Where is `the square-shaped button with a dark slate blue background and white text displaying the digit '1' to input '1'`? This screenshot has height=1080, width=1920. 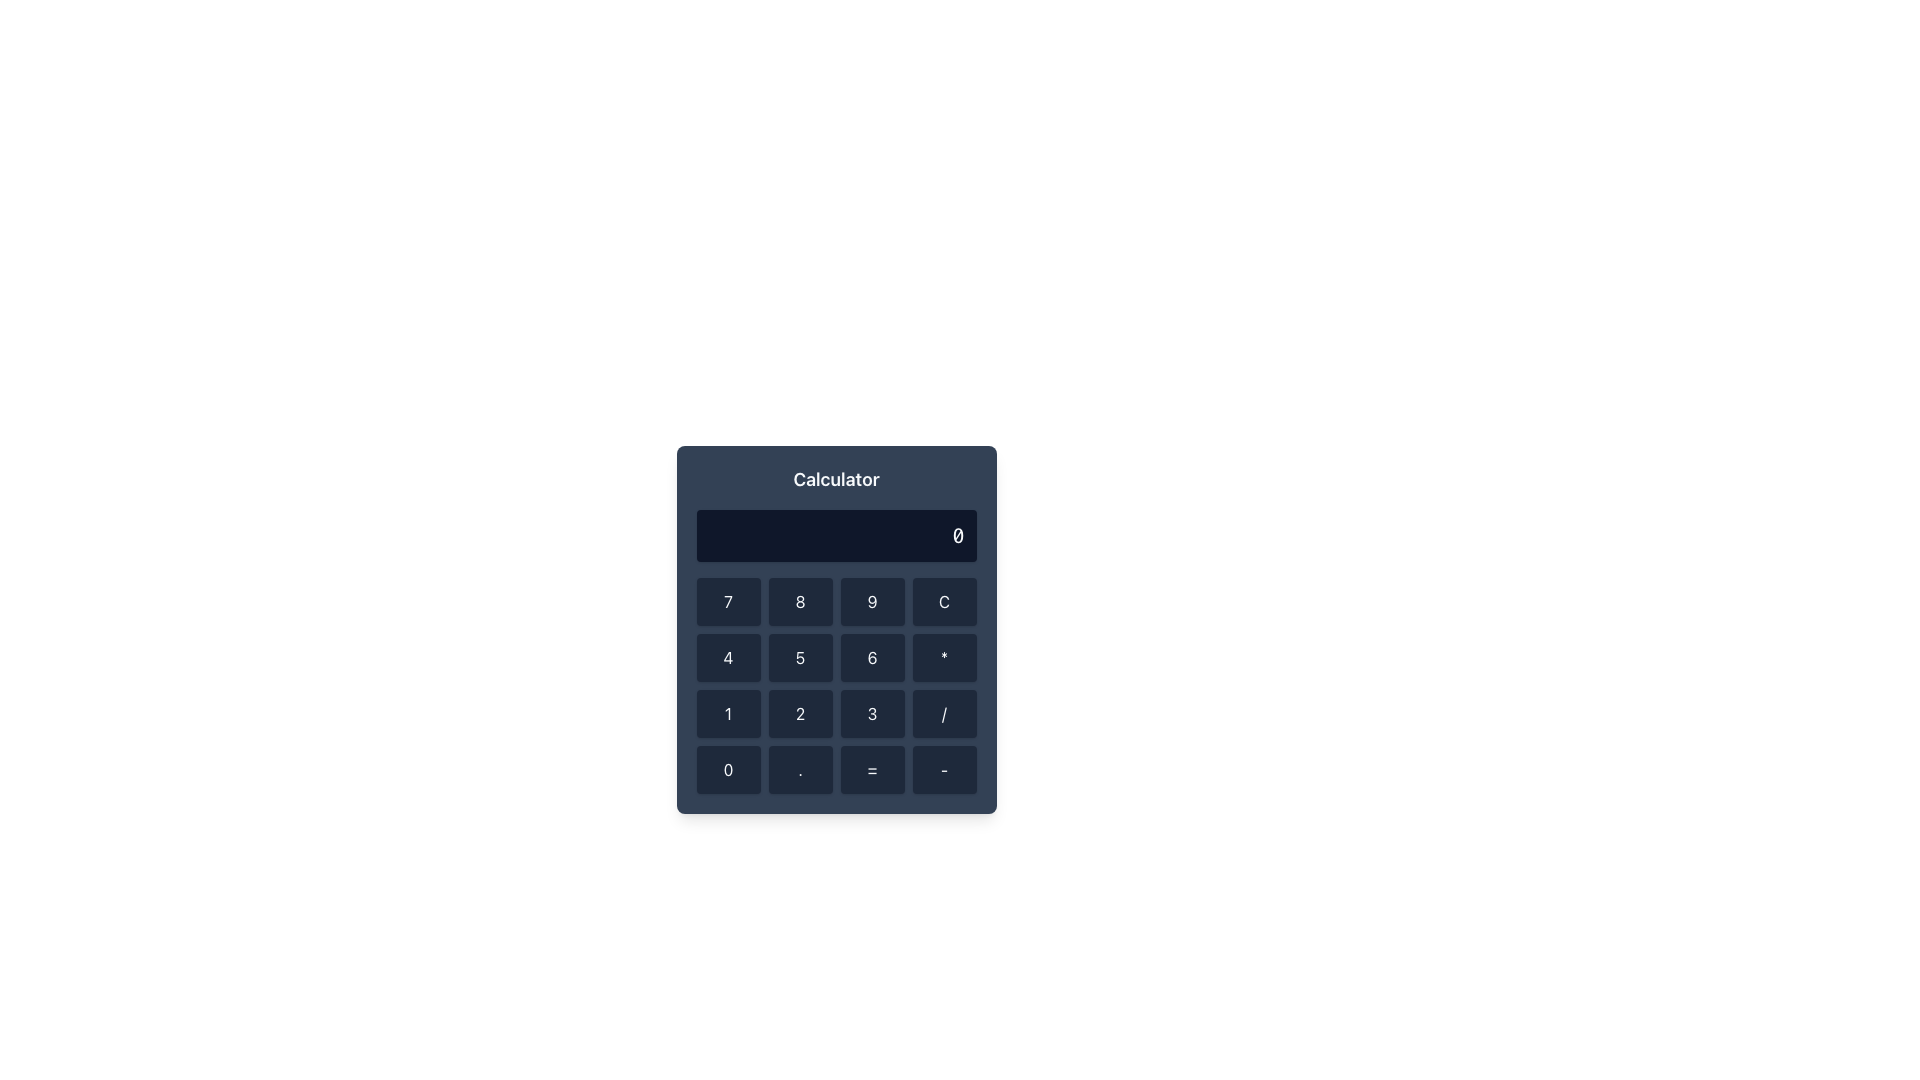
the square-shaped button with a dark slate blue background and white text displaying the digit '1' to input '1' is located at coordinates (727, 712).